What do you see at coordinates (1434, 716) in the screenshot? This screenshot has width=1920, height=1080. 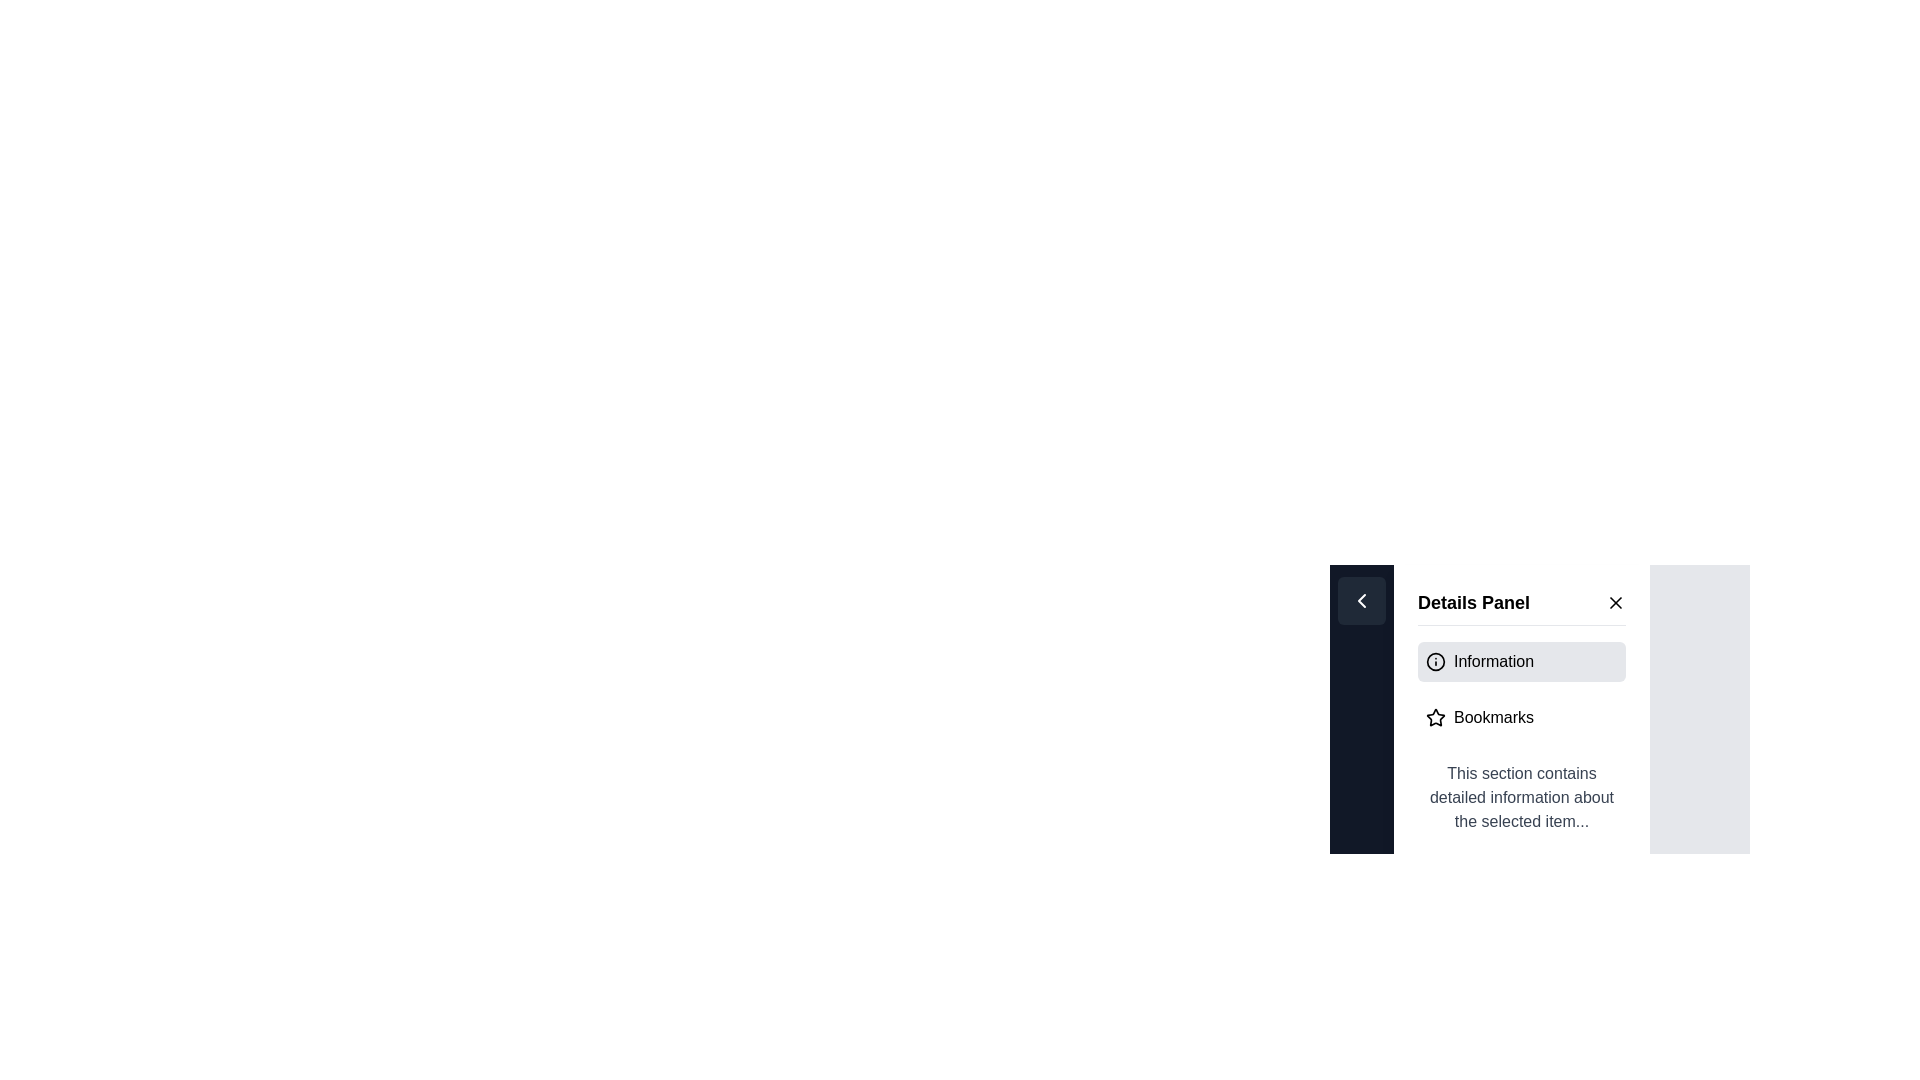 I see `the star-shaped icon located to the left of the 'Bookmarks' text label in the vertical list` at bounding box center [1434, 716].